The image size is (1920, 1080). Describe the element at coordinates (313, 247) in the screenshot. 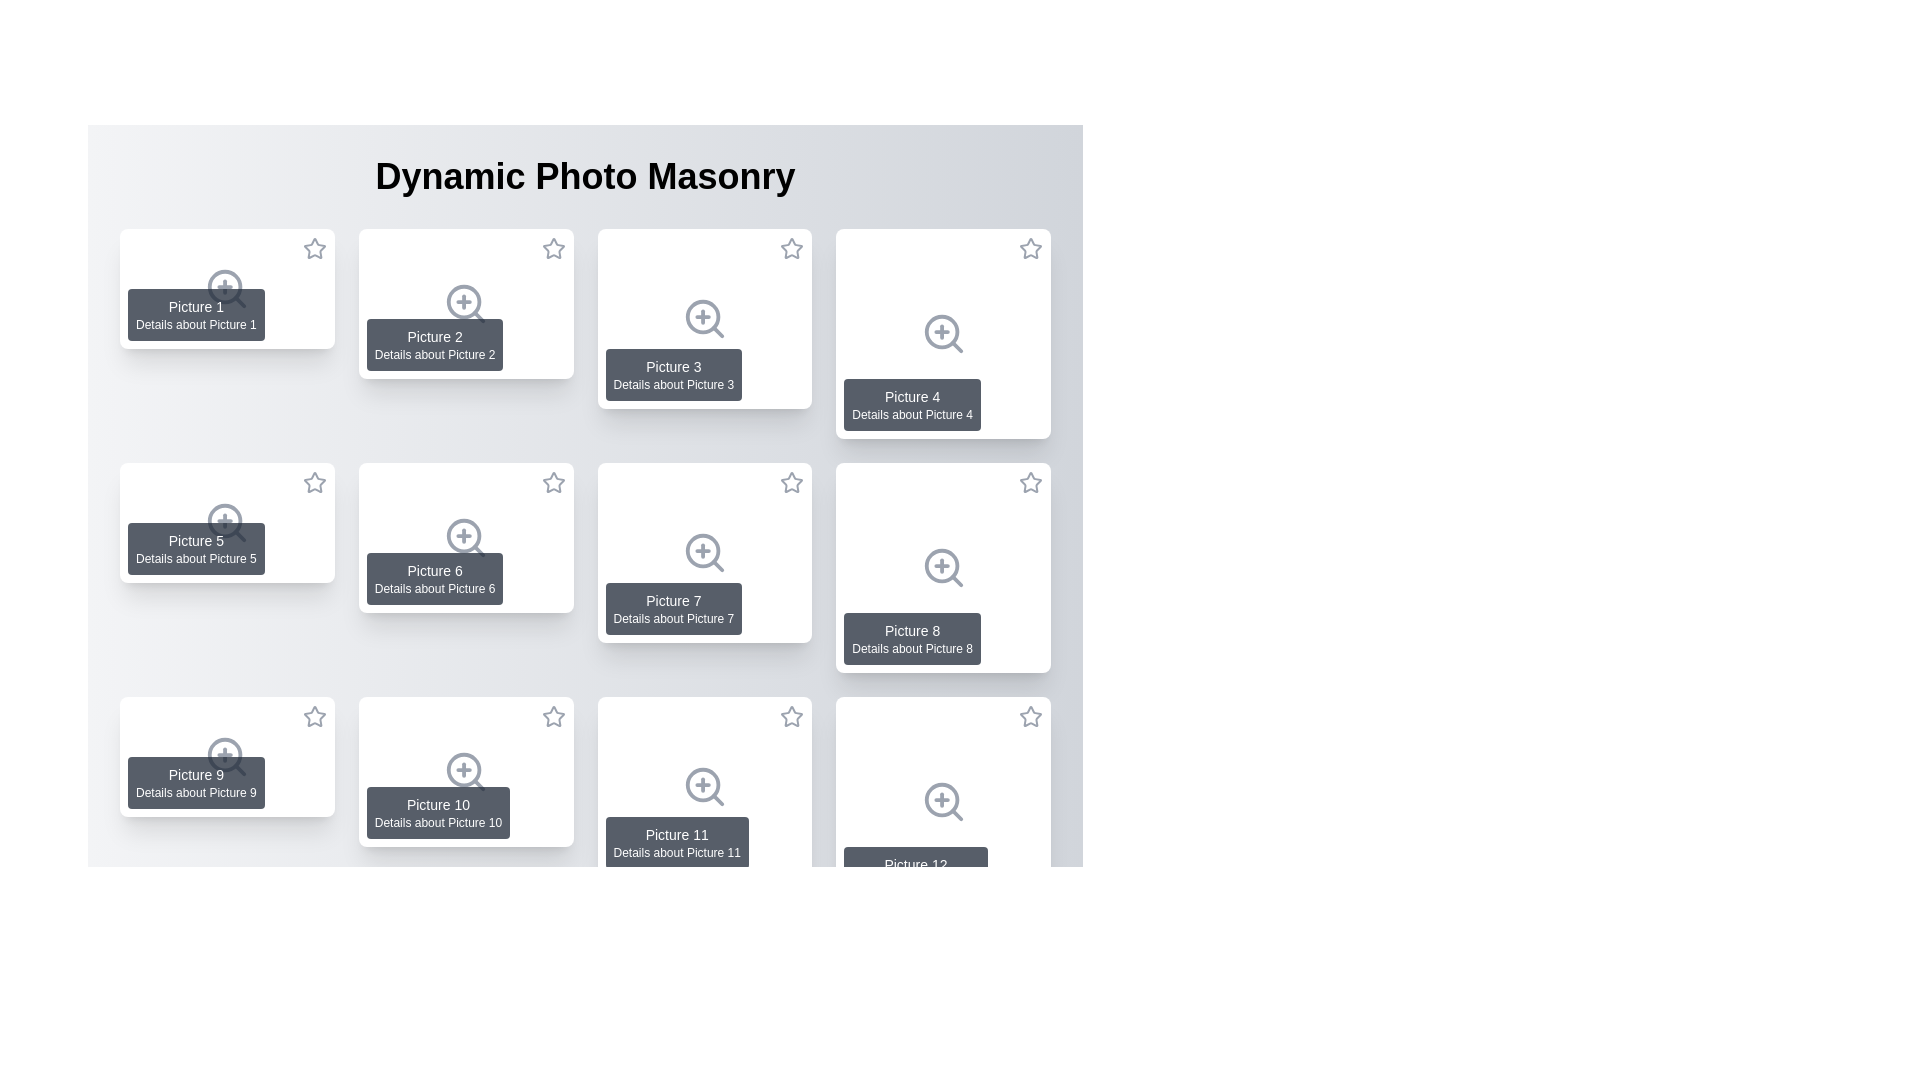

I see `the gray star-shaped icon located at the top-right corner of the media tile labeled 'Picture 1'` at that location.